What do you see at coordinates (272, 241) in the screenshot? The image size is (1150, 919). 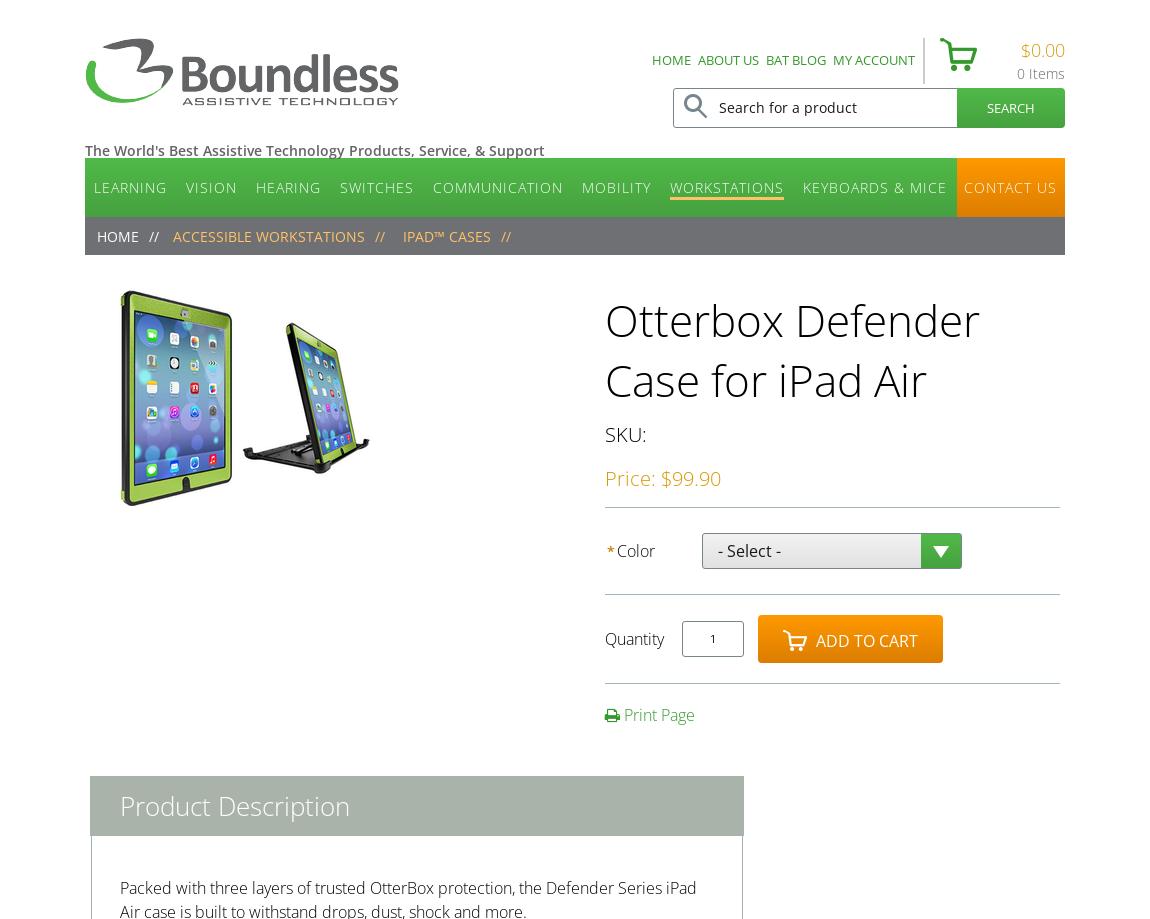 I see `'Blindness'` at bounding box center [272, 241].